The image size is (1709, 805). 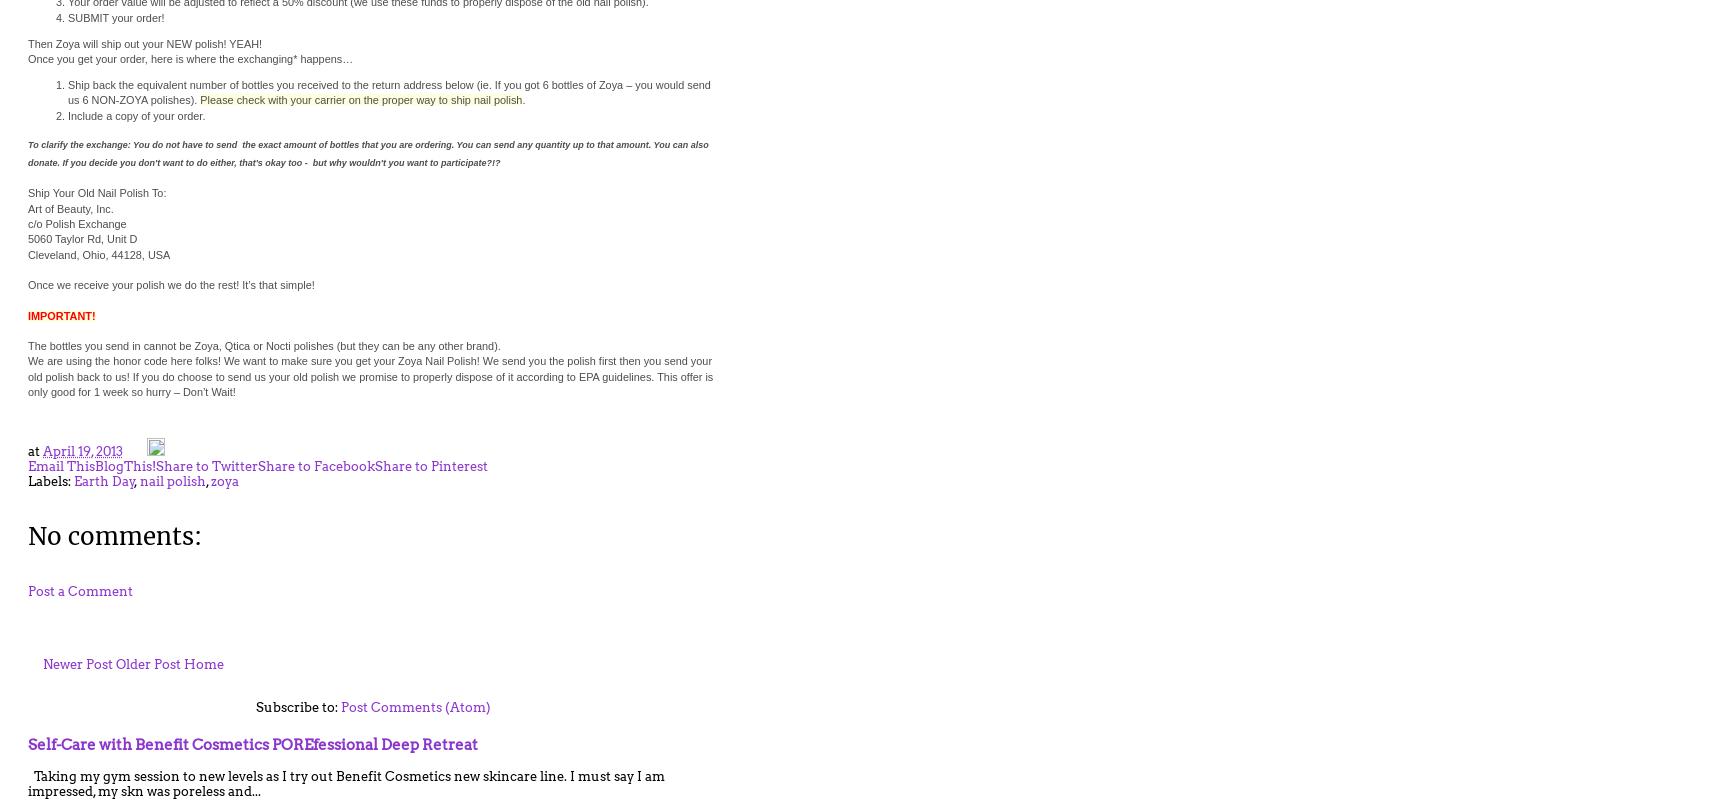 What do you see at coordinates (251, 163) in the screenshot?
I see `'that's'` at bounding box center [251, 163].